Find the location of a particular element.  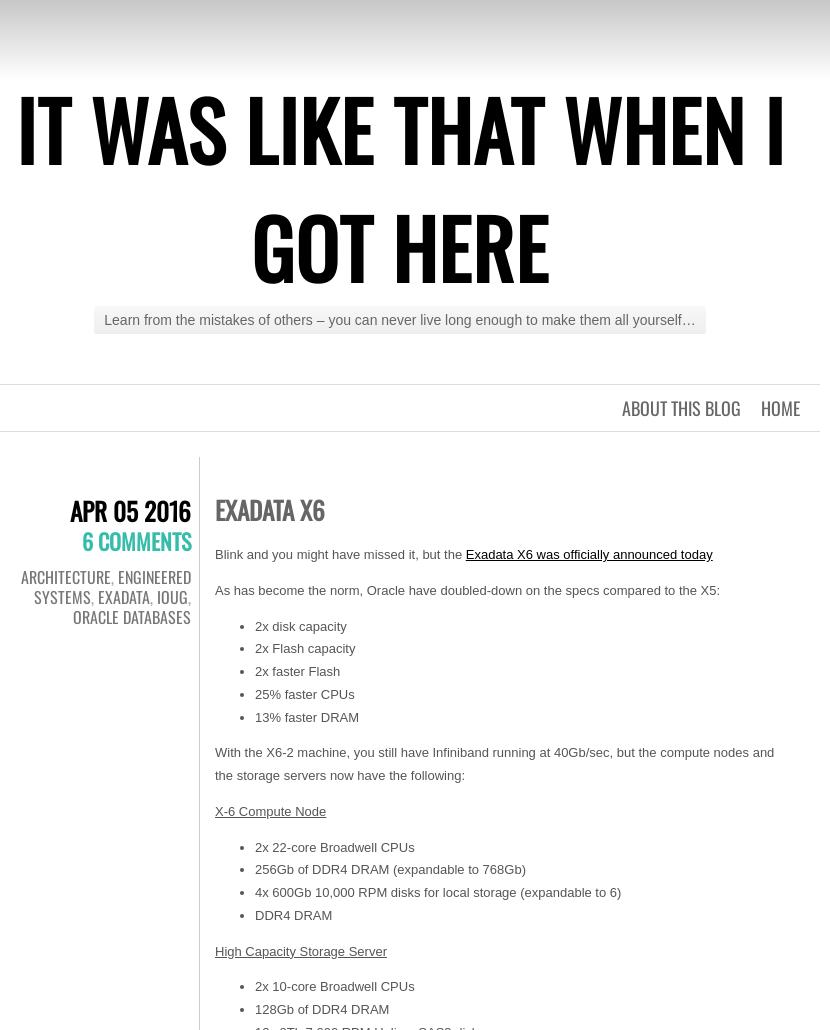

'Exadata' is located at coordinates (124, 596).